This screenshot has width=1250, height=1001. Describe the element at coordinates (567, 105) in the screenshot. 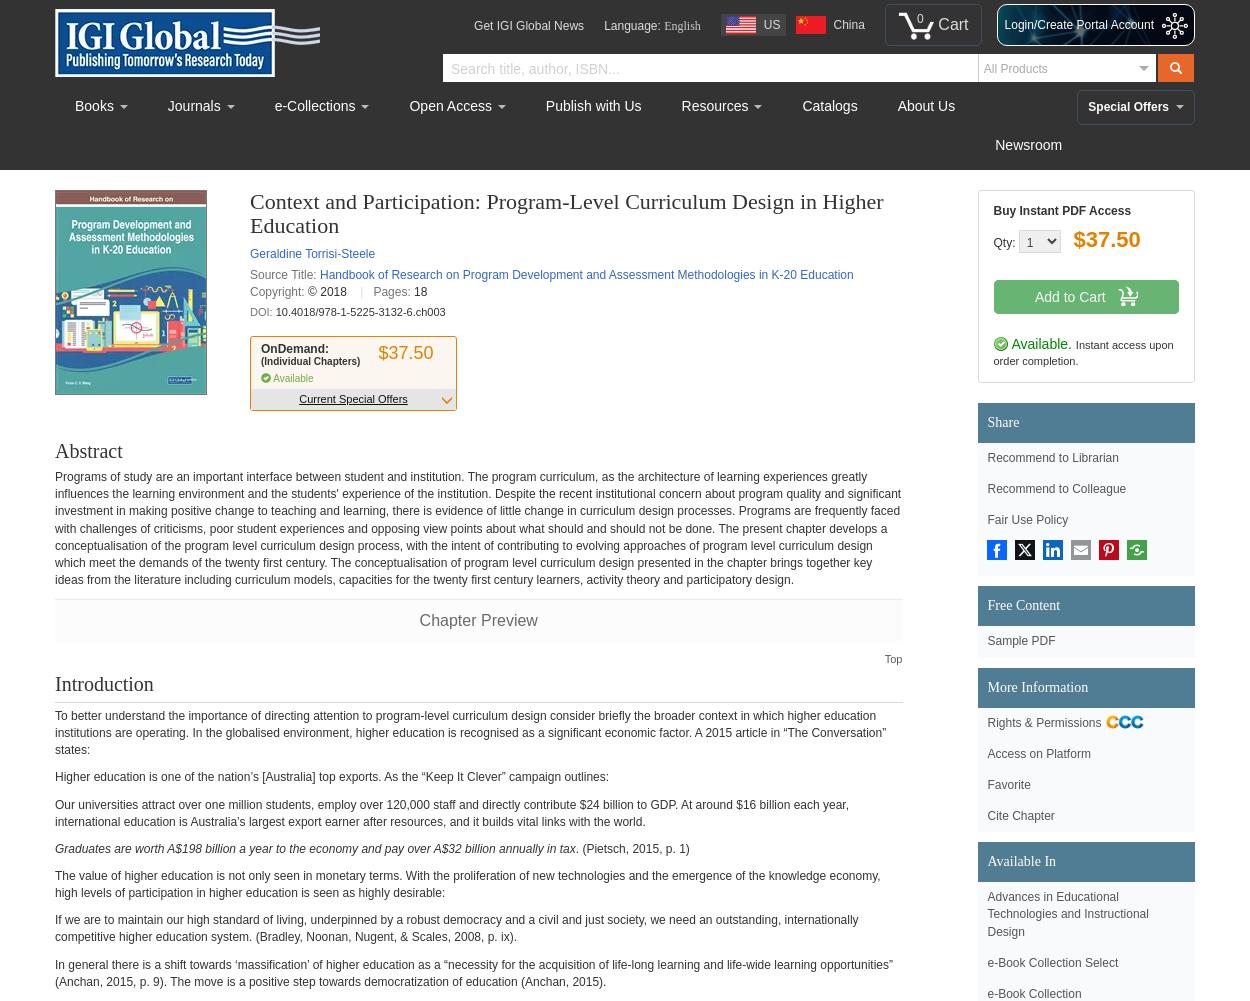

I see `'Publish'` at that location.